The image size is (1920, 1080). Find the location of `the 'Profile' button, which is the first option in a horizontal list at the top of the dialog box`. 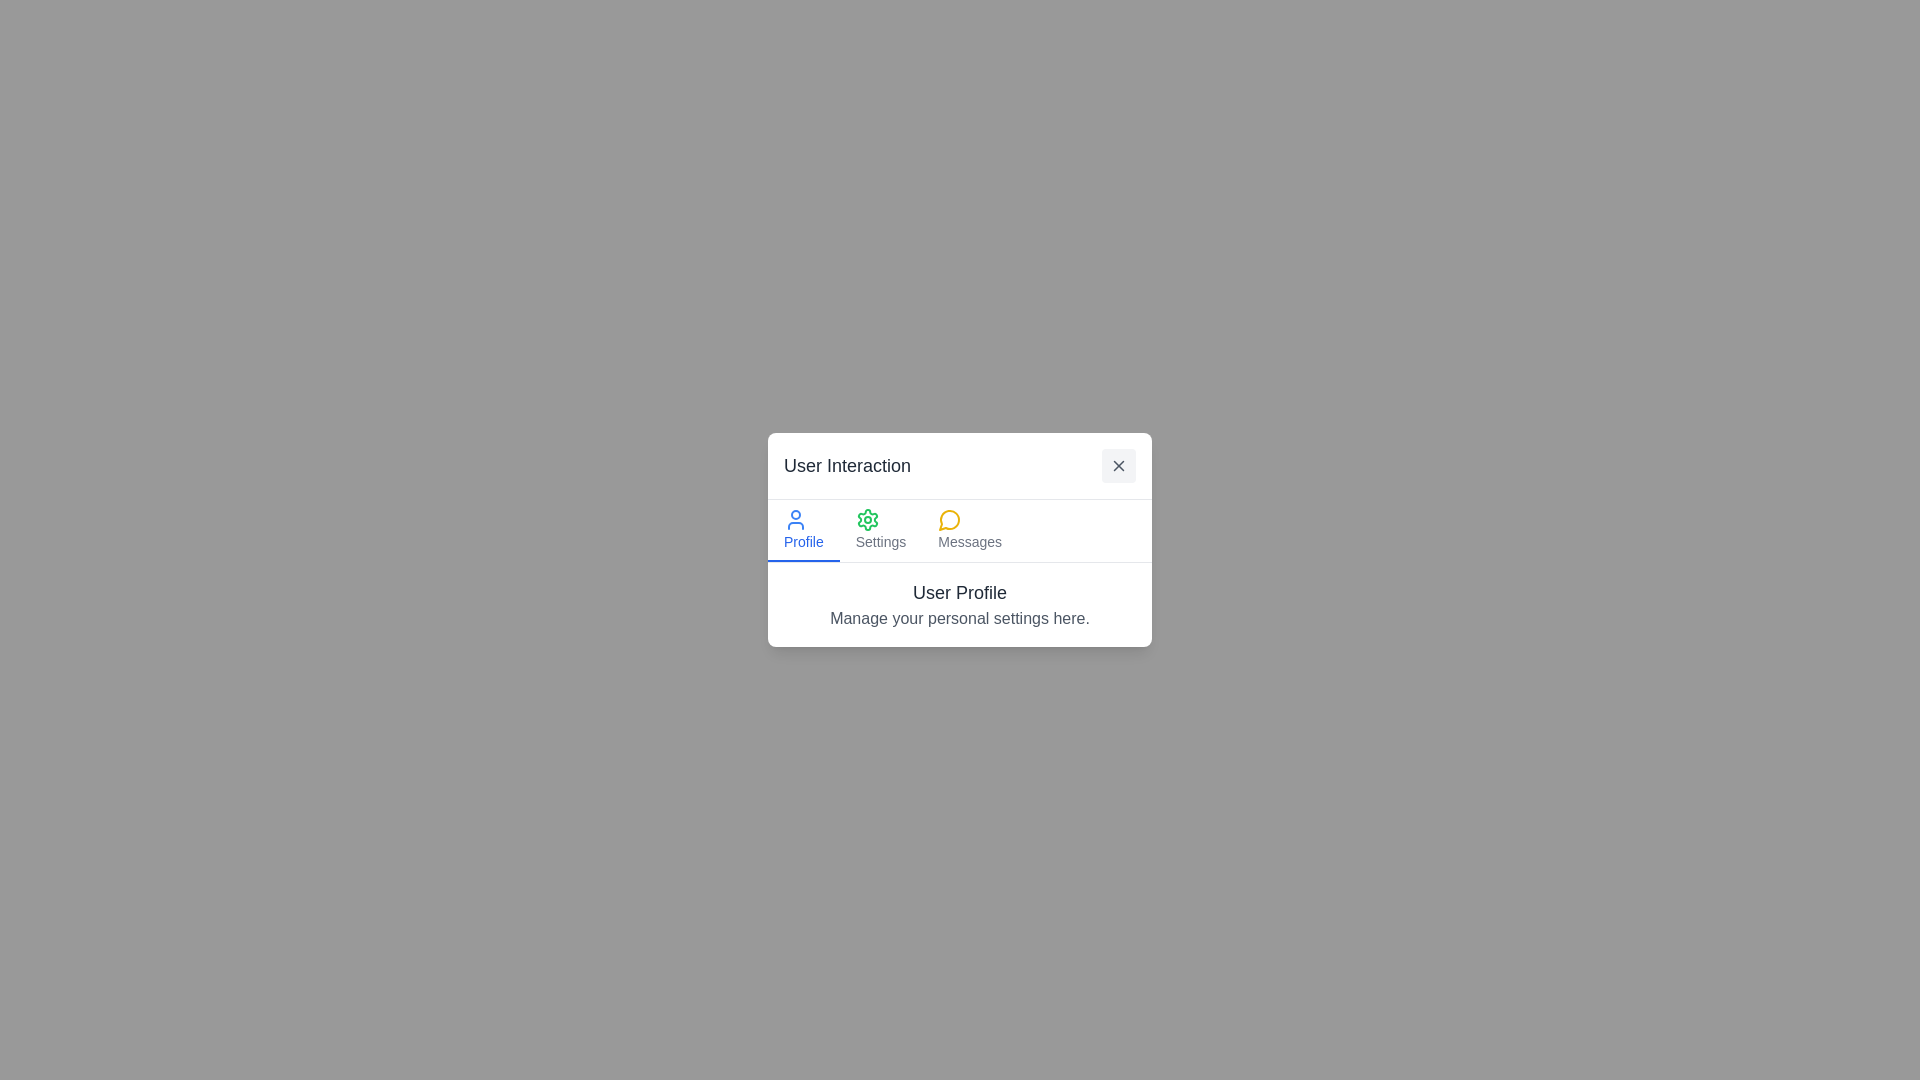

the 'Profile' button, which is the first option in a horizontal list at the top of the dialog box is located at coordinates (803, 530).